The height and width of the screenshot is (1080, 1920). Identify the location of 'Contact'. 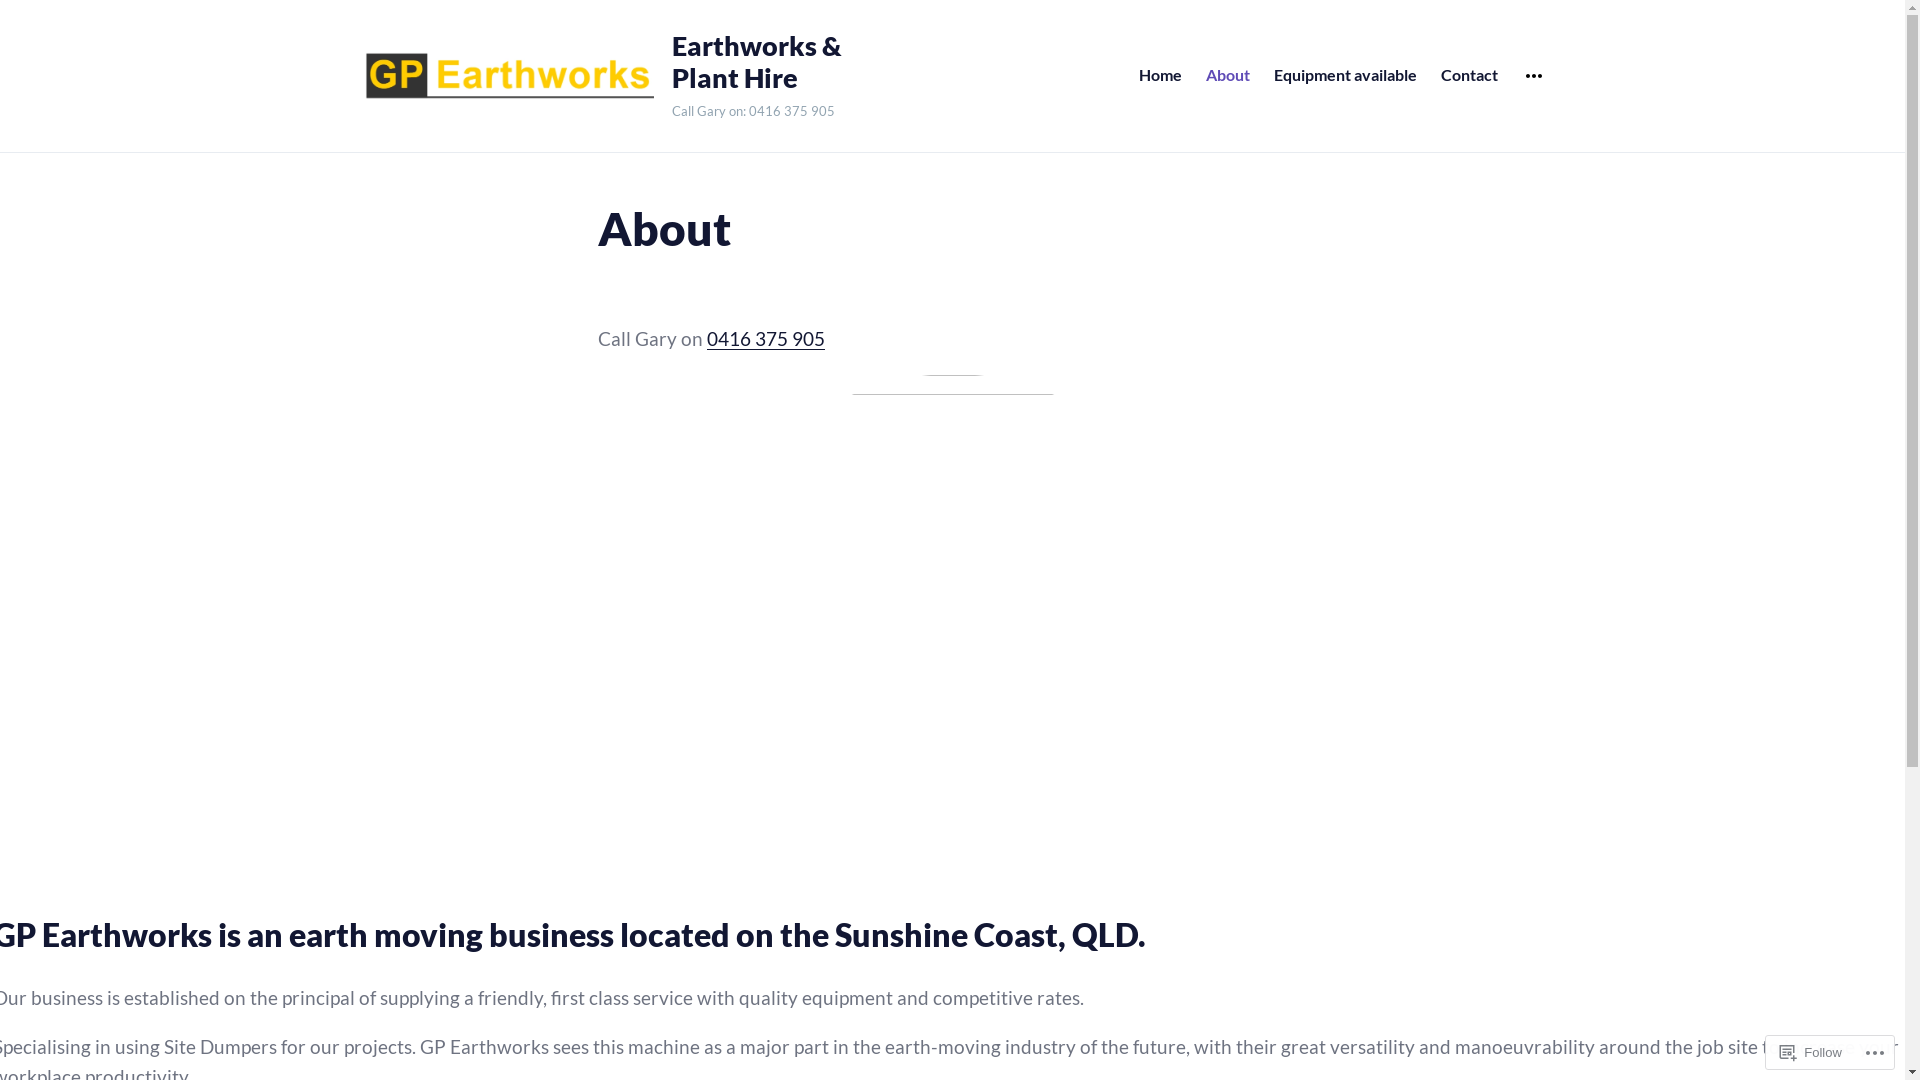
(1469, 74).